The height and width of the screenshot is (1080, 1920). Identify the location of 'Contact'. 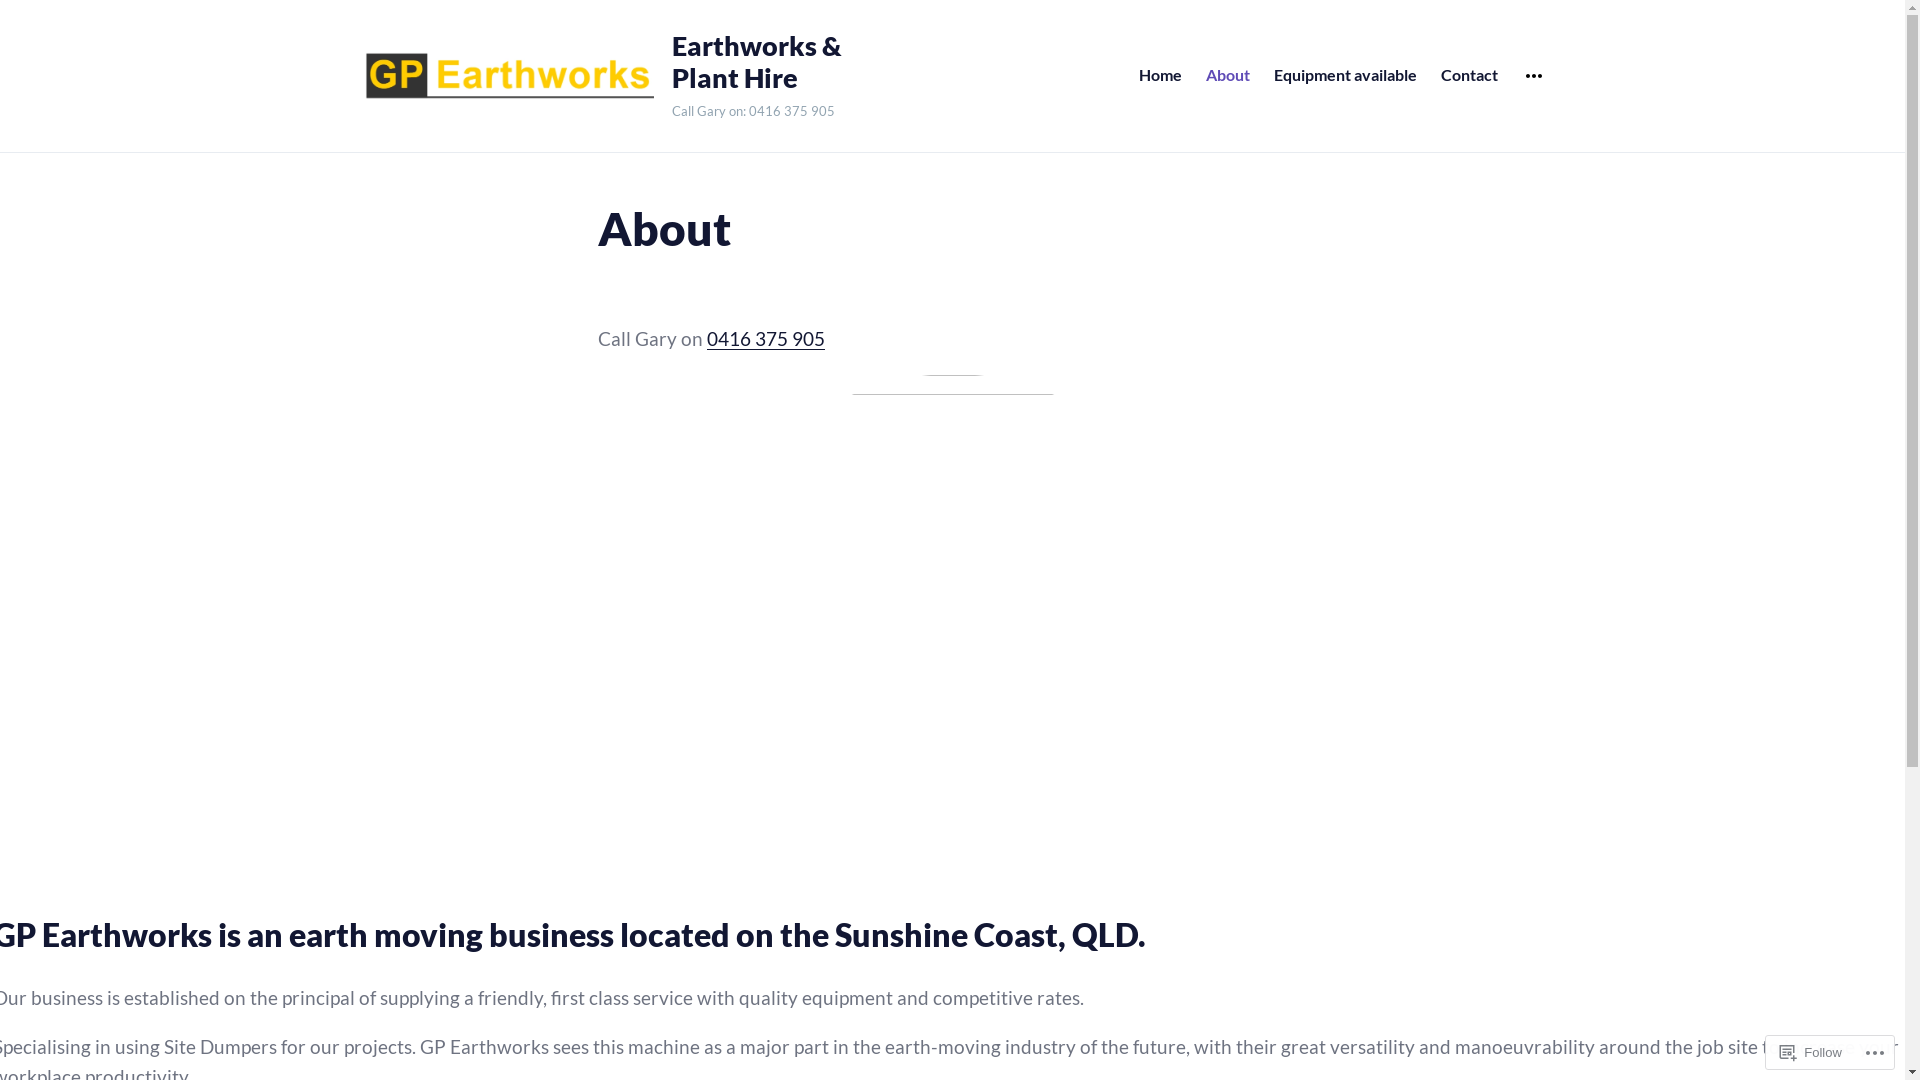
(1469, 74).